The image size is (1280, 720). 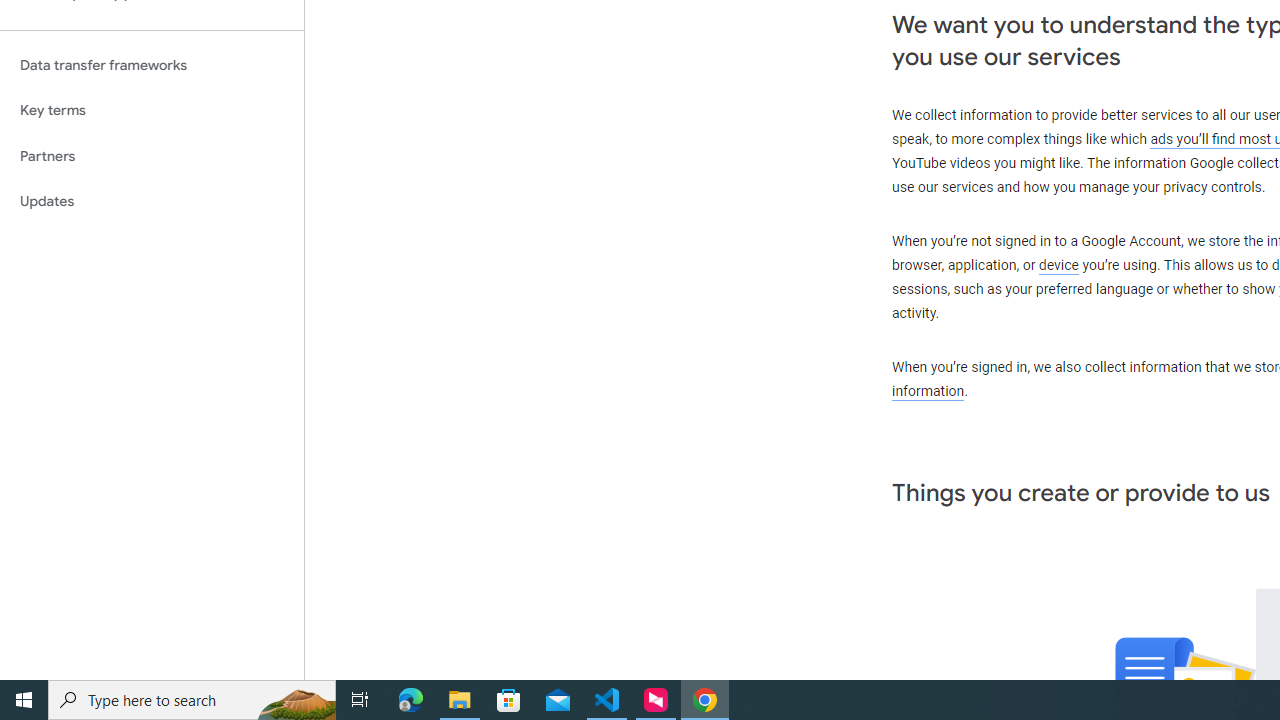 What do you see at coordinates (1058, 264) in the screenshot?
I see `'device'` at bounding box center [1058, 264].